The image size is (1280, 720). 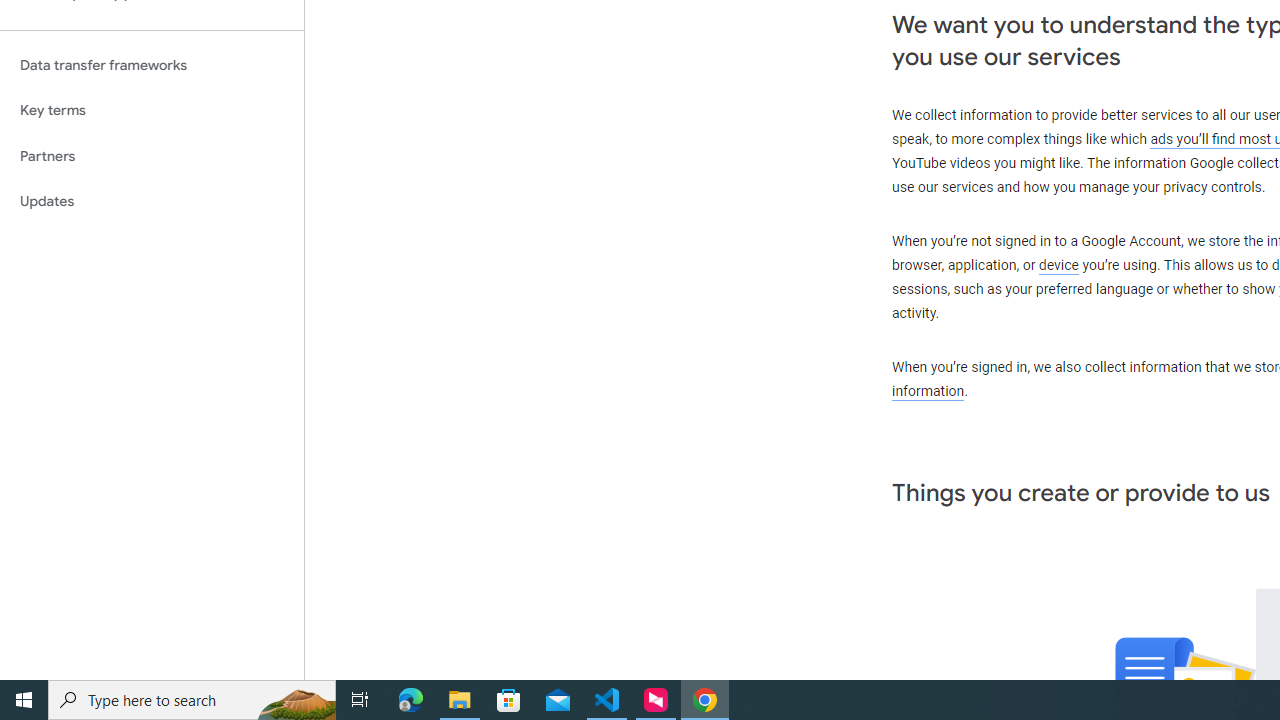 What do you see at coordinates (1058, 264) in the screenshot?
I see `'device'` at bounding box center [1058, 264].